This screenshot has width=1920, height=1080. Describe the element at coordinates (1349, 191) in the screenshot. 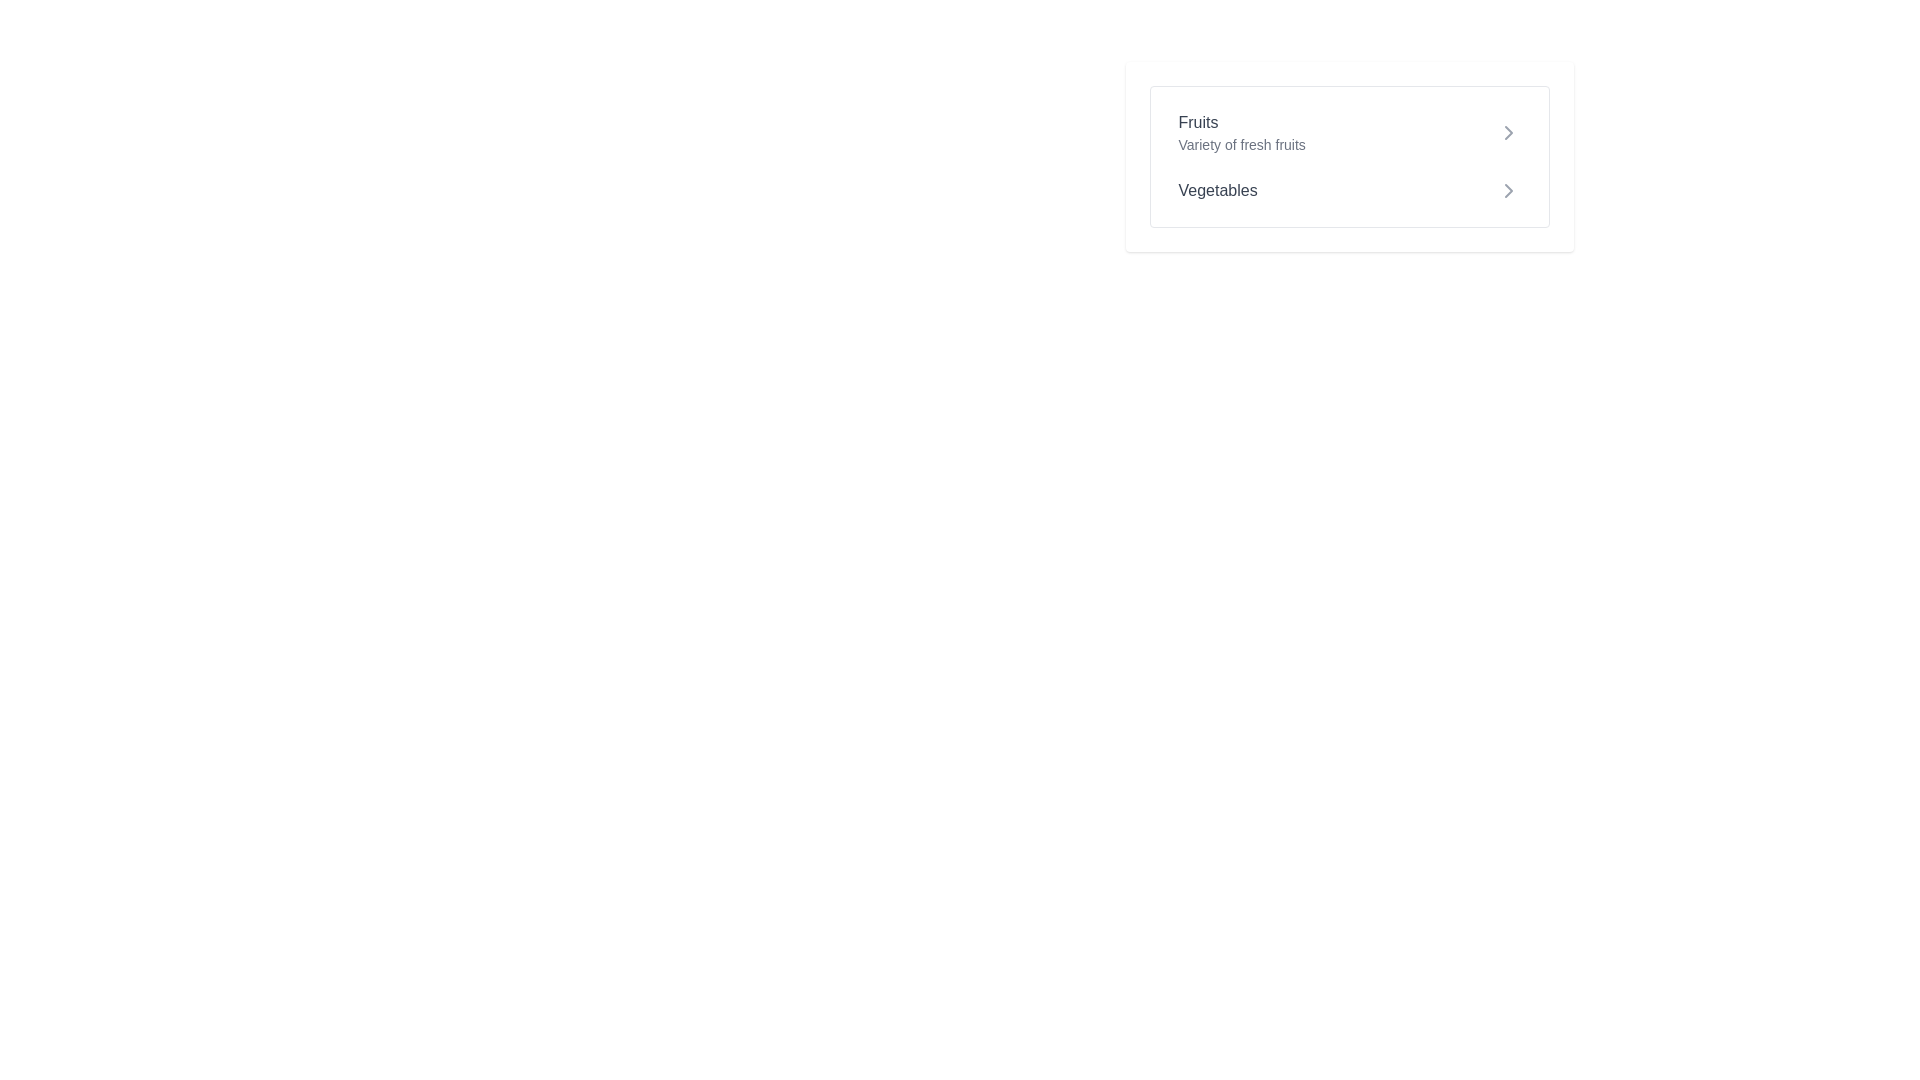

I see `the 'Vegetables' list item, which is the second item in a vertical list under 'Fruits'` at that location.